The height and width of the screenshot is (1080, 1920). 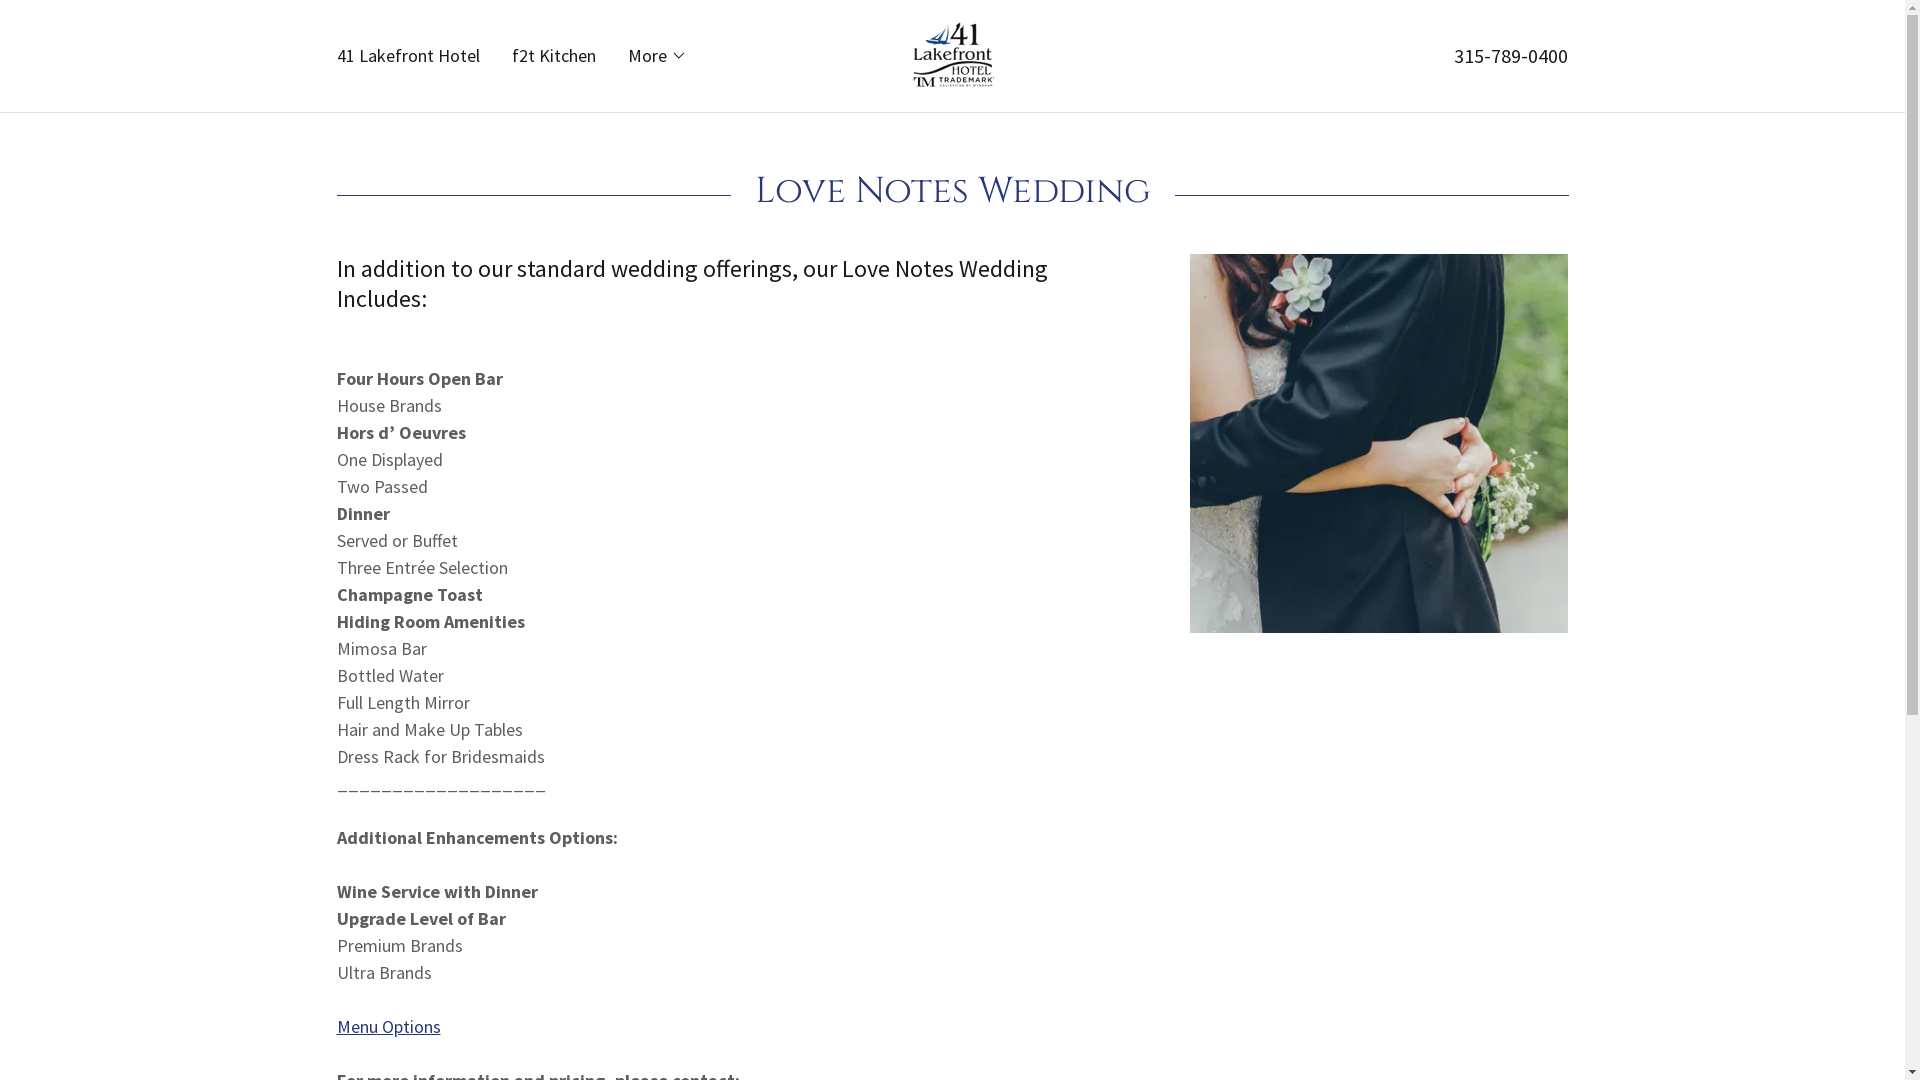 What do you see at coordinates (1511, 54) in the screenshot?
I see `'315-789-0400'` at bounding box center [1511, 54].